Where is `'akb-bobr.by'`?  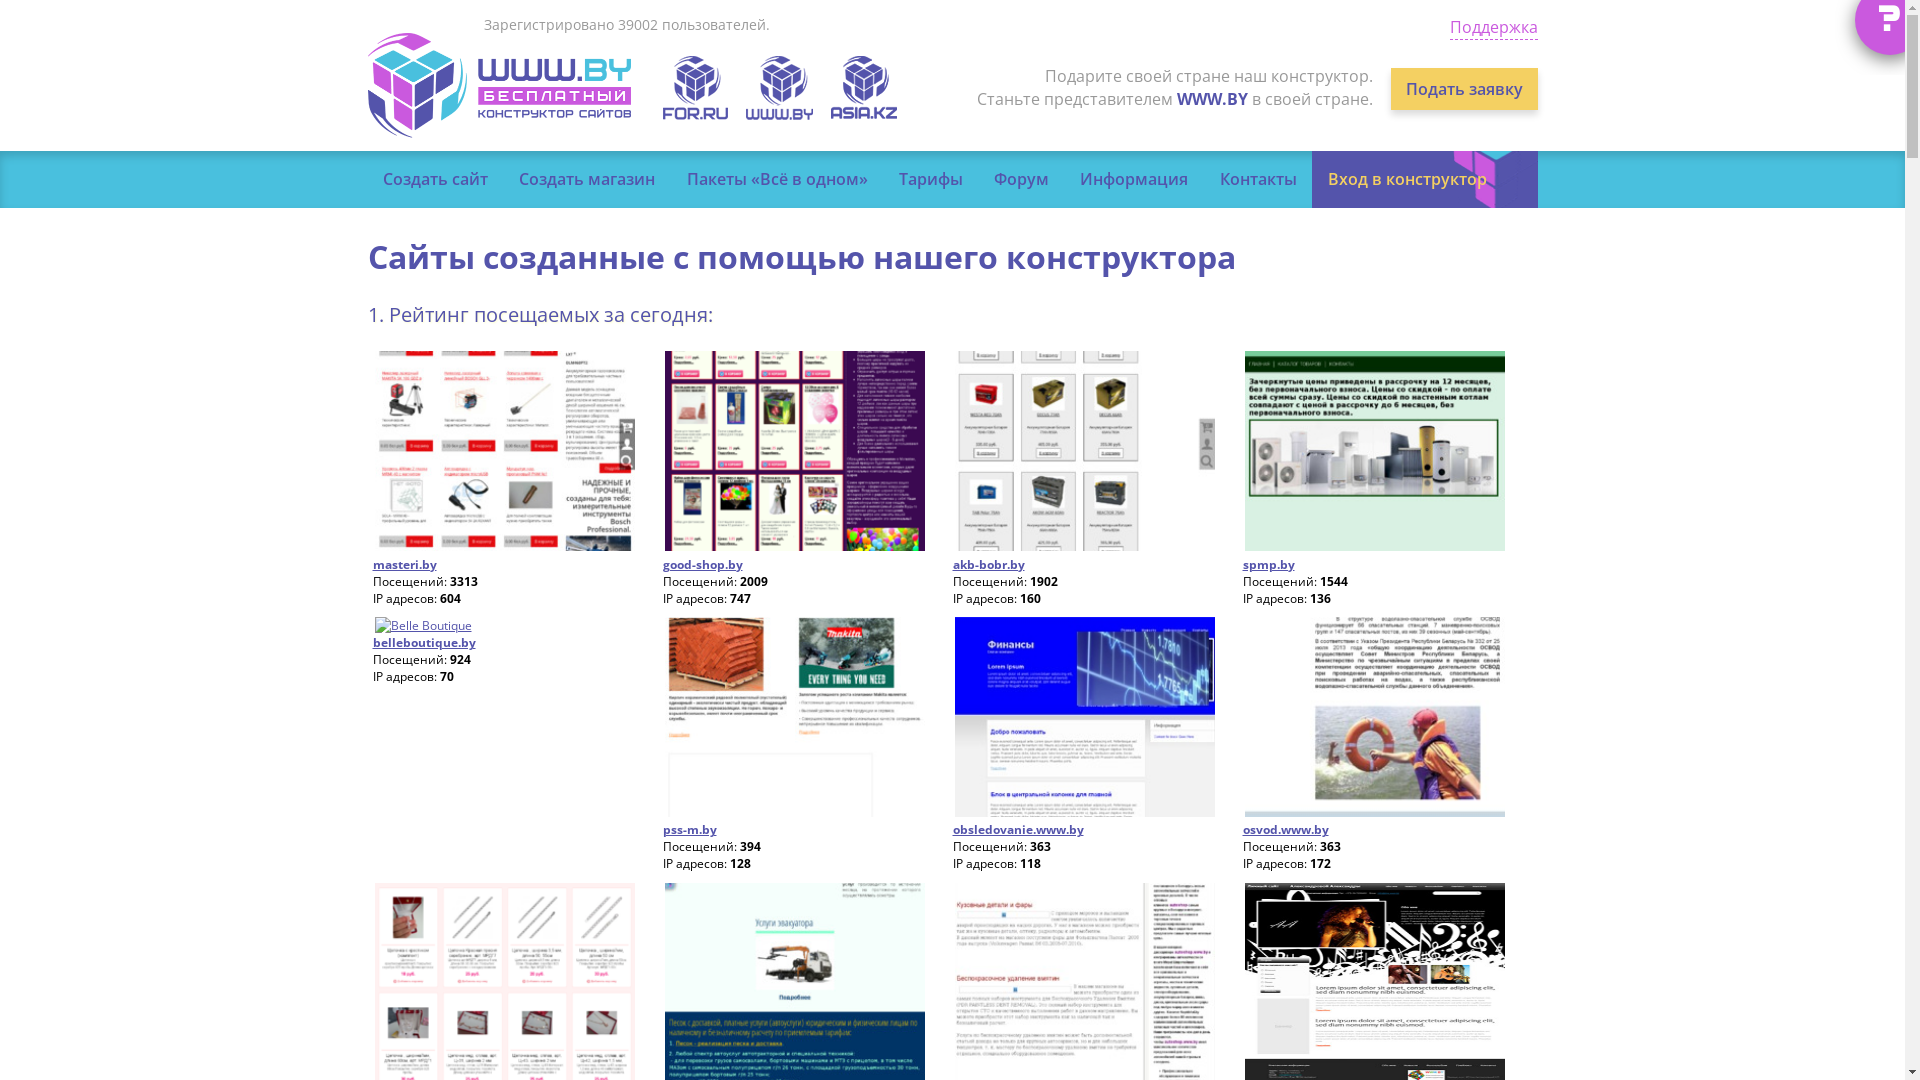 'akb-bobr.by' is located at coordinates (988, 564).